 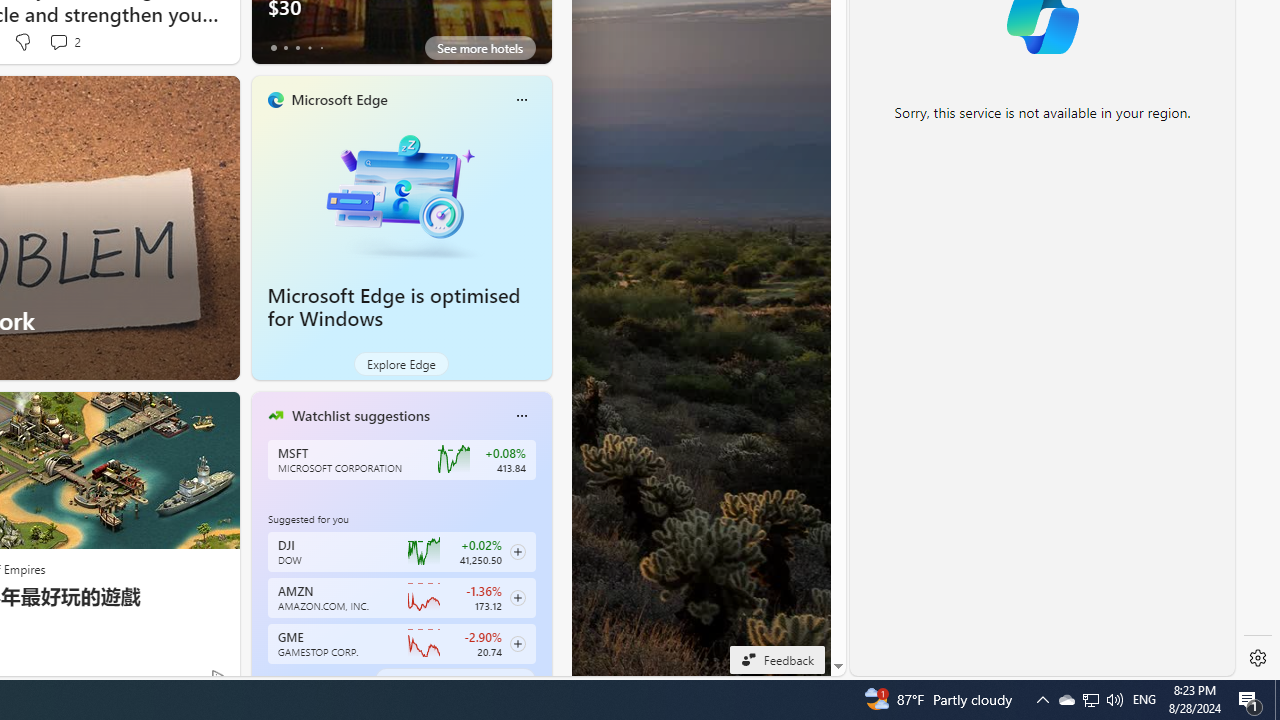 What do you see at coordinates (64, 42) in the screenshot?
I see `'View comments 2 Comment'` at bounding box center [64, 42].